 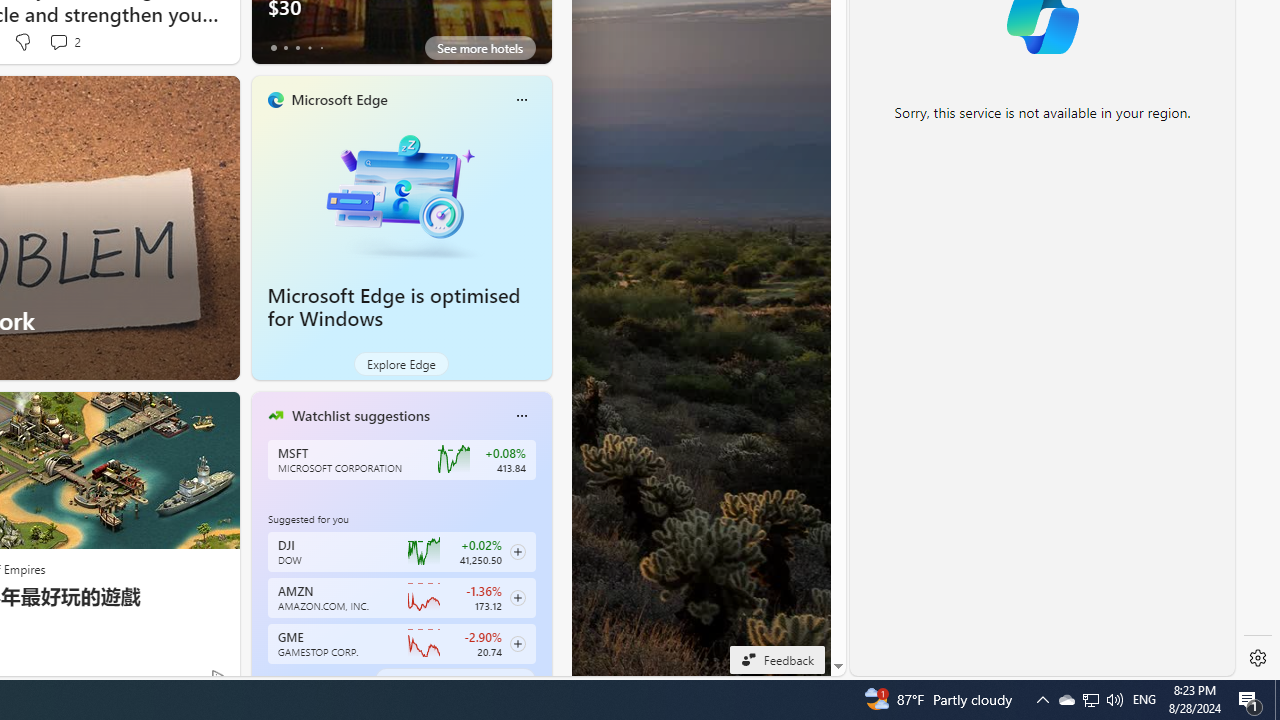 What do you see at coordinates (64, 42) in the screenshot?
I see `'View comments 2 Comment'` at bounding box center [64, 42].